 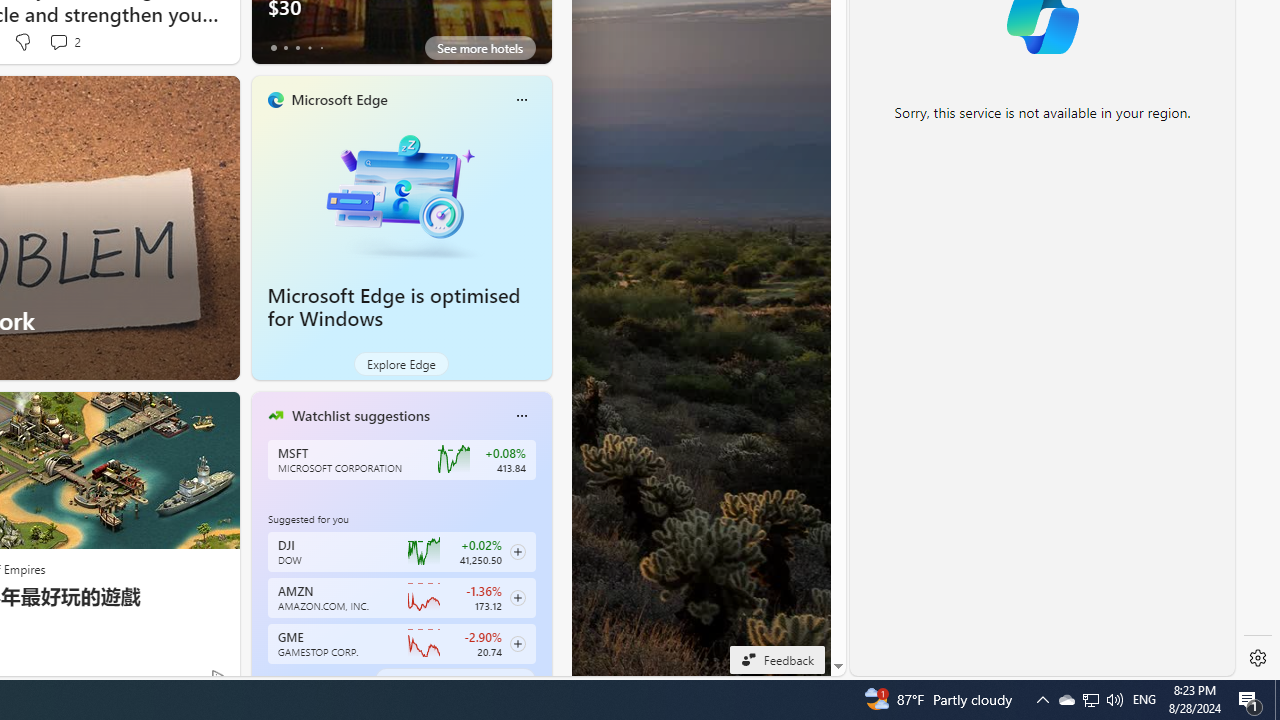 What do you see at coordinates (64, 42) in the screenshot?
I see `'View comments 2 Comment'` at bounding box center [64, 42].